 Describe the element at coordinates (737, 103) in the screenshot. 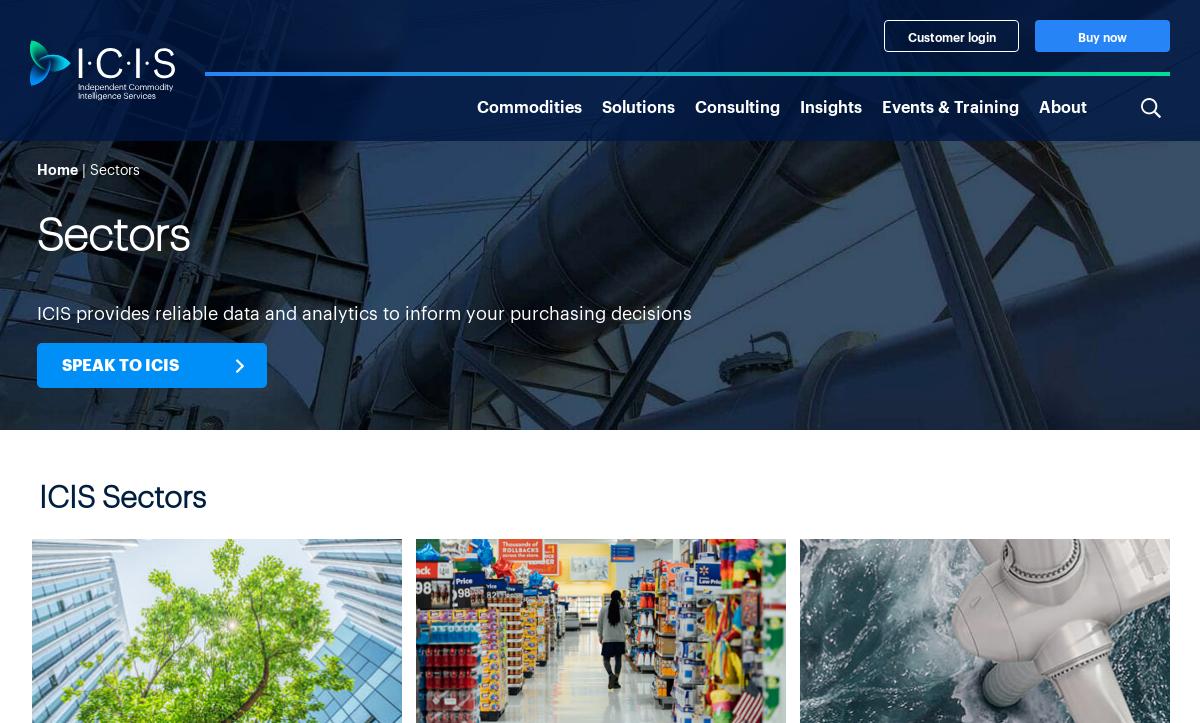

I see `'Consulting'` at that location.